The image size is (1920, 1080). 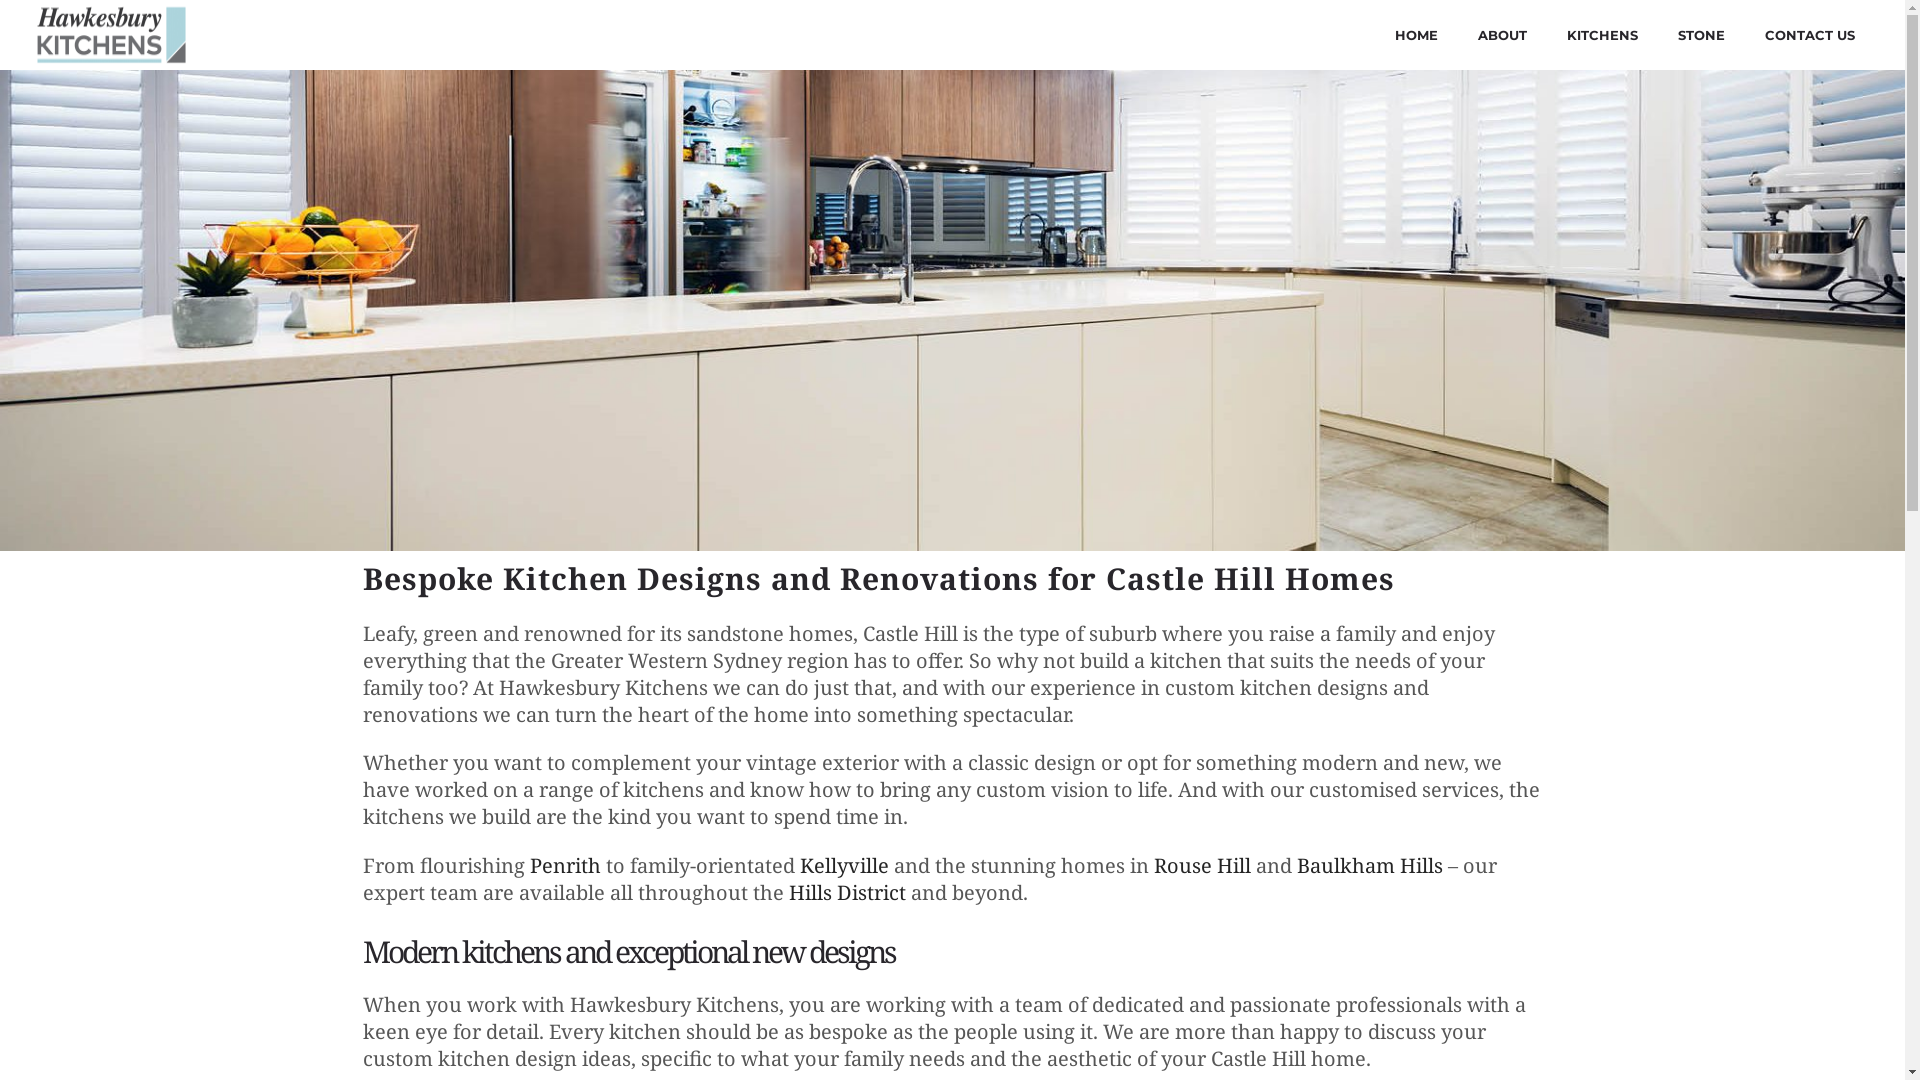 What do you see at coordinates (951, 310) in the screenshot?
I see `'Modern style kitchen 1'` at bounding box center [951, 310].